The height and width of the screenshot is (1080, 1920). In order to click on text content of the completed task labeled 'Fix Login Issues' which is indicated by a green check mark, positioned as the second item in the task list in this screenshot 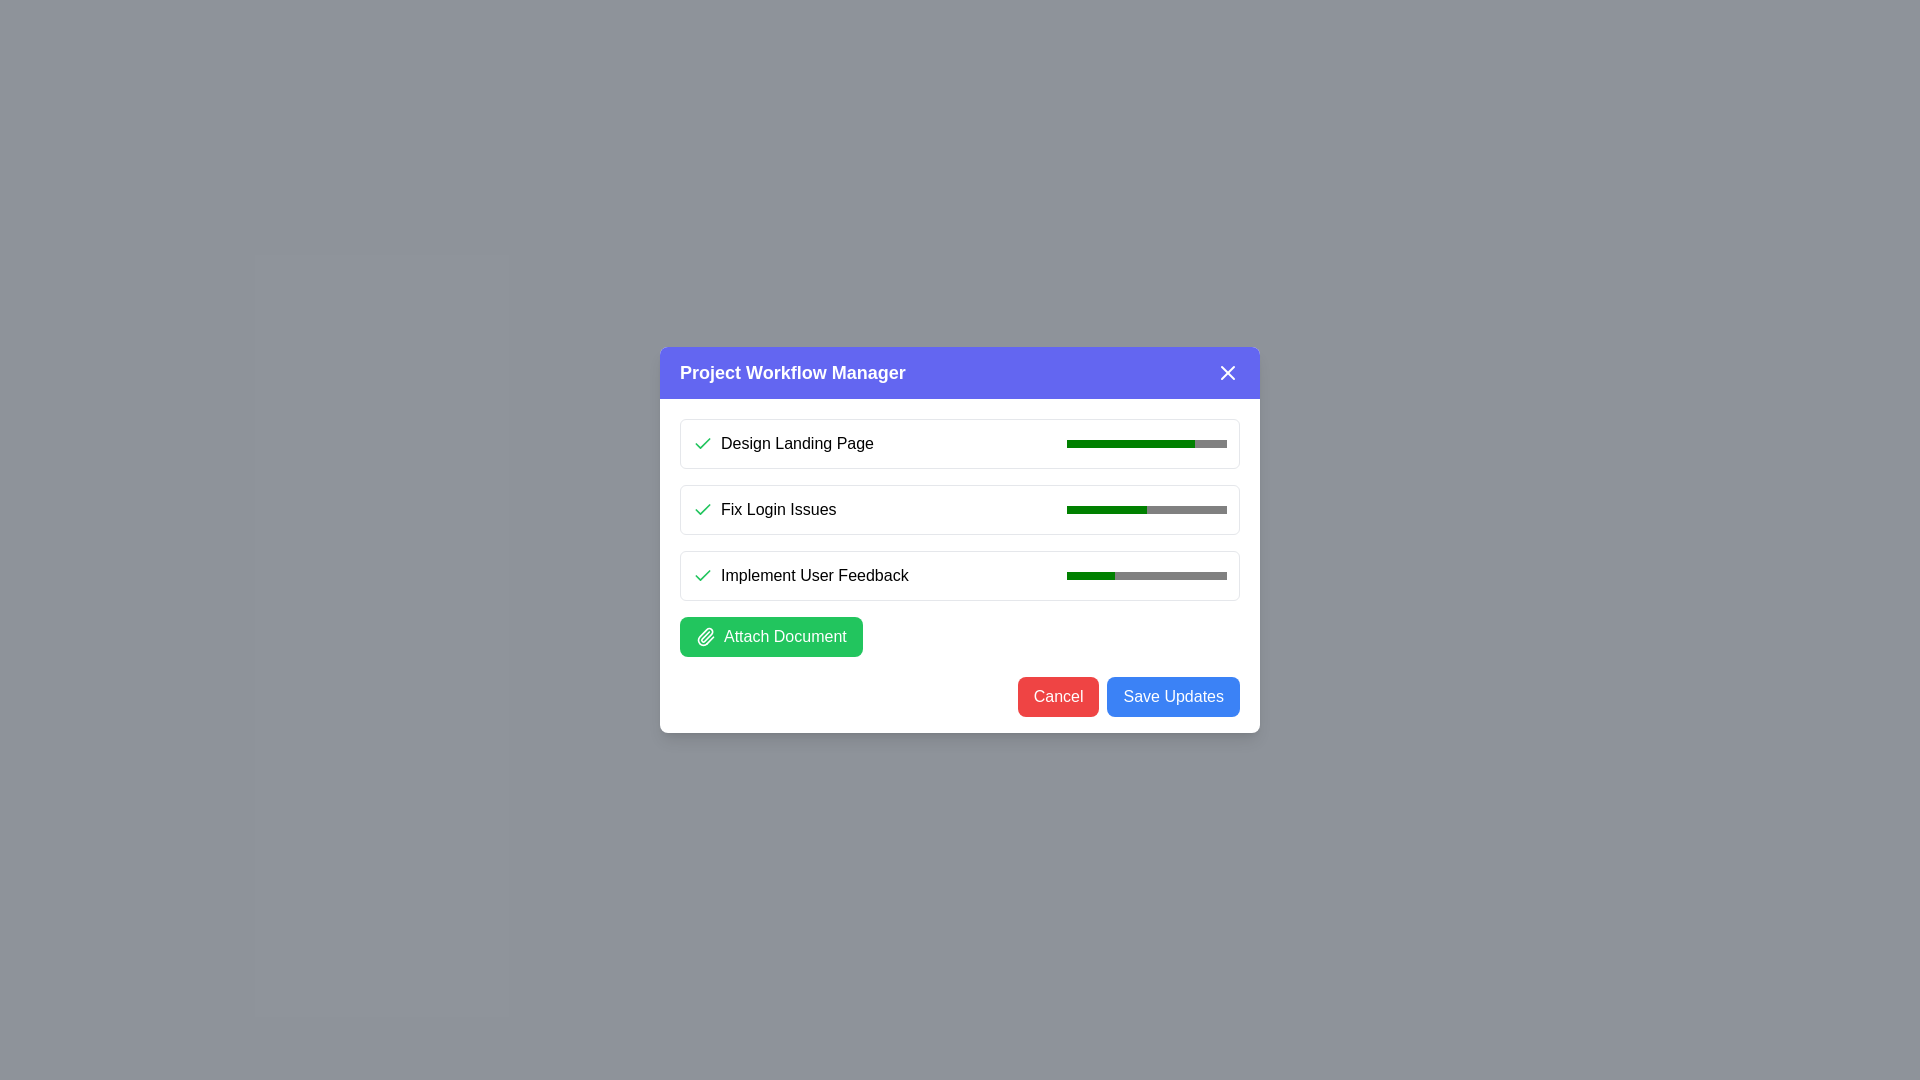, I will do `click(763, 508)`.